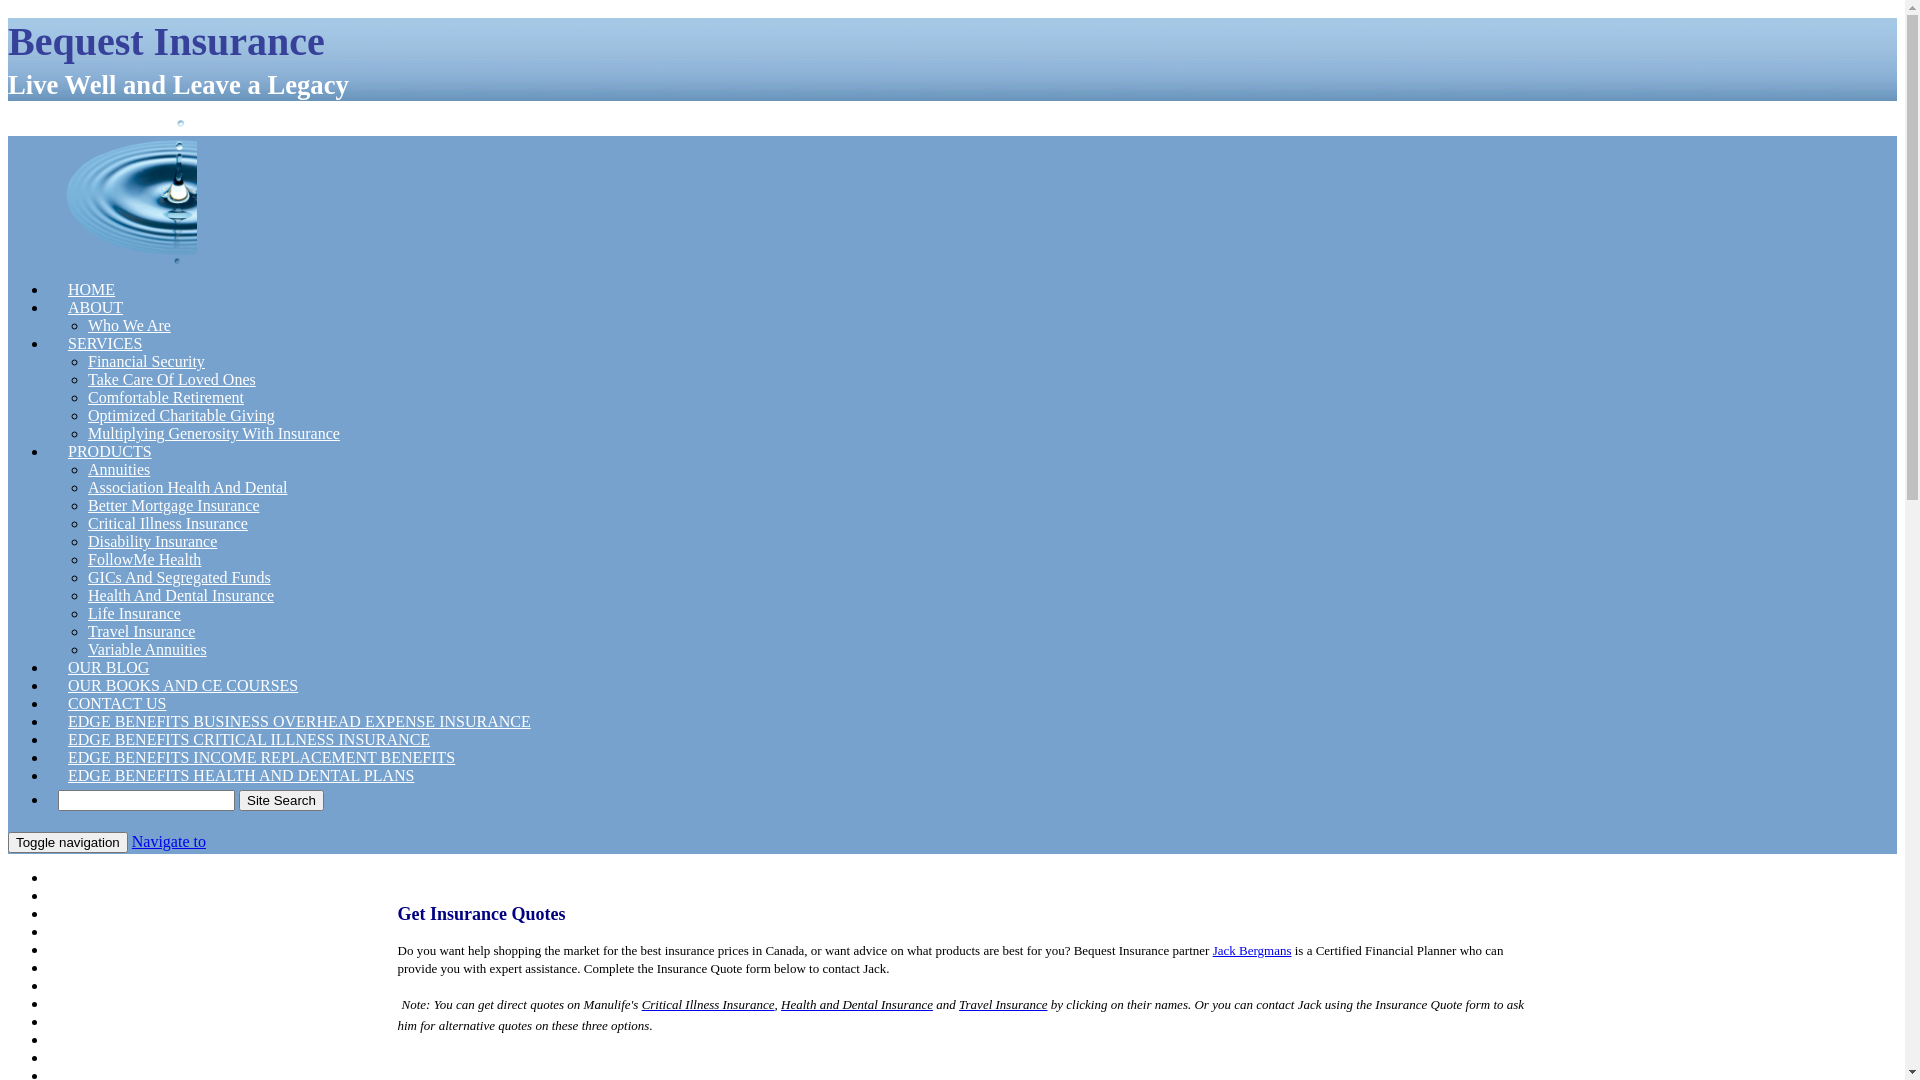 This screenshot has height=1080, width=1920. What do you see at coordinates (168, 841) in the screenshot?
I see `'Navigate to'` at bounding box center [168, 841].